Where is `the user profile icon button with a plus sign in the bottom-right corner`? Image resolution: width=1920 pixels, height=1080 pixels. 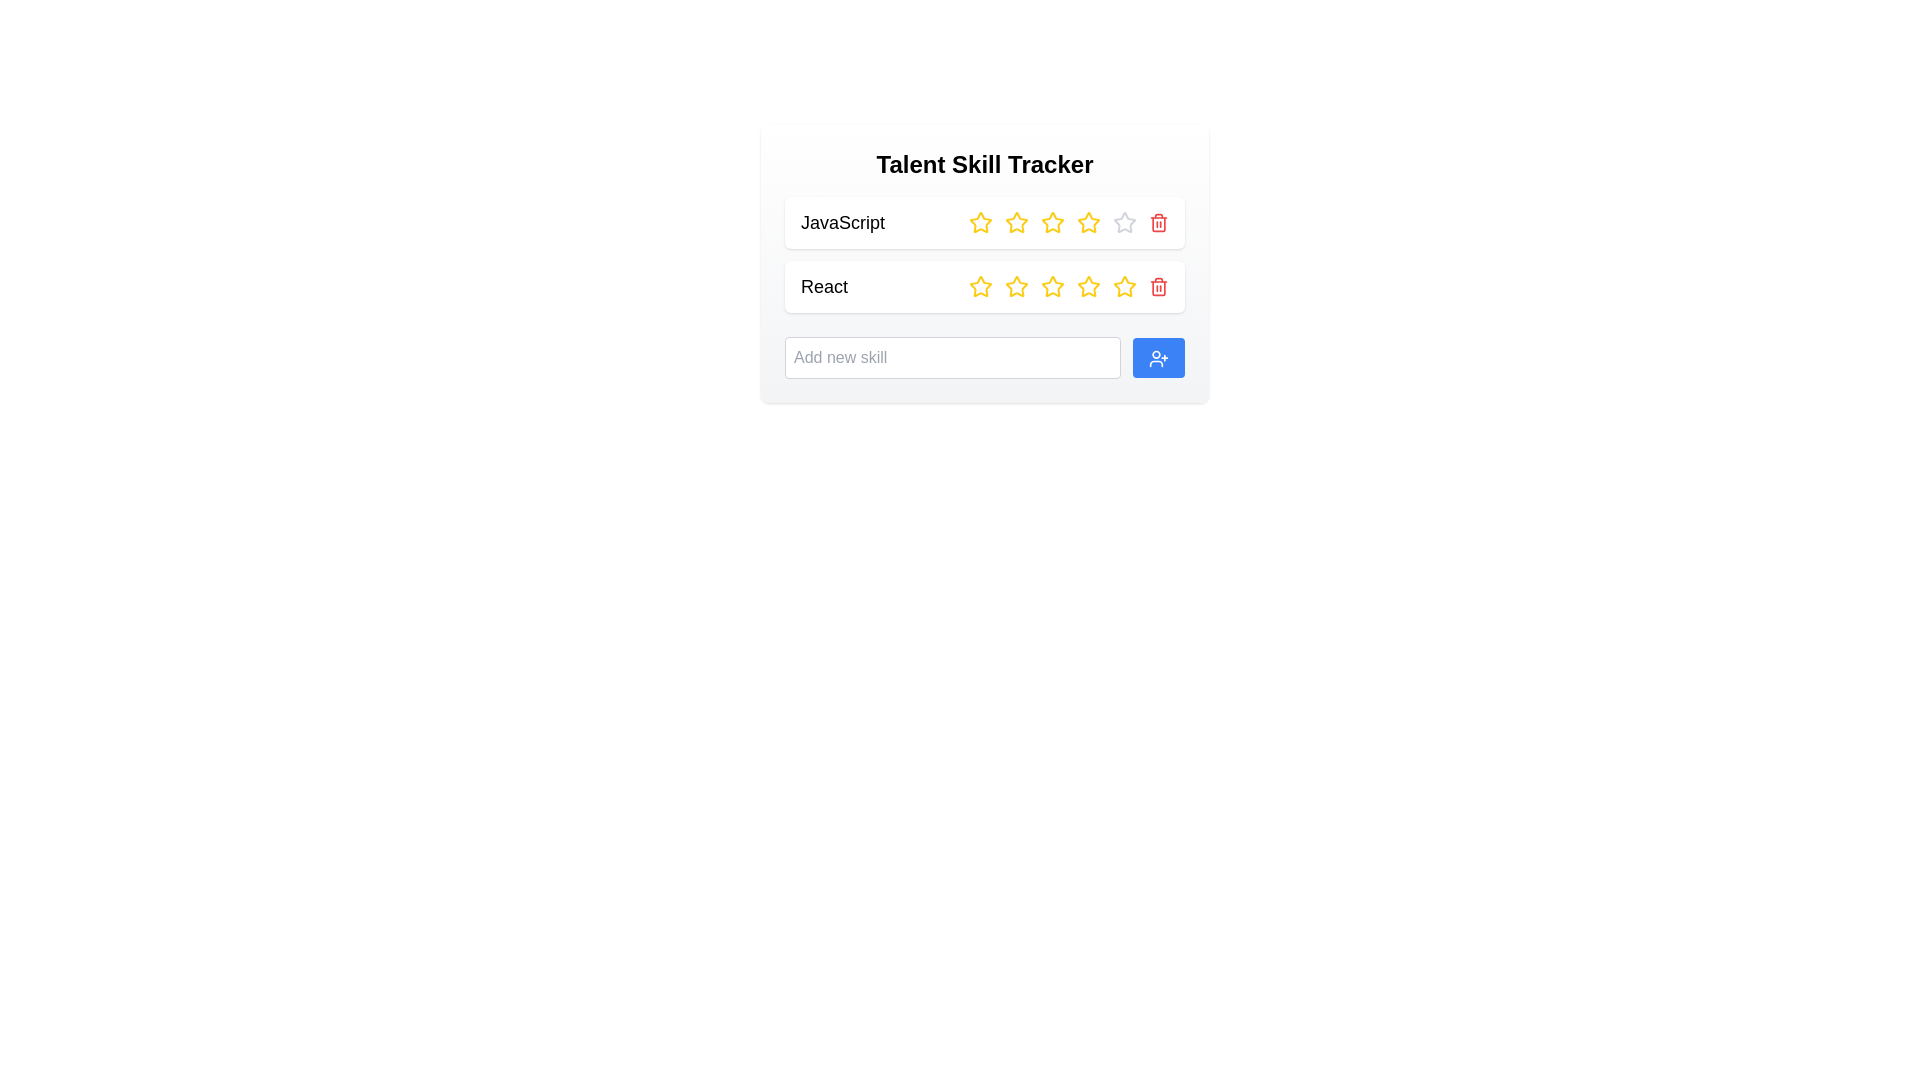
the user profile icon button with a plus sign in the bottom-right corner is located at coordinates (1158, 357).